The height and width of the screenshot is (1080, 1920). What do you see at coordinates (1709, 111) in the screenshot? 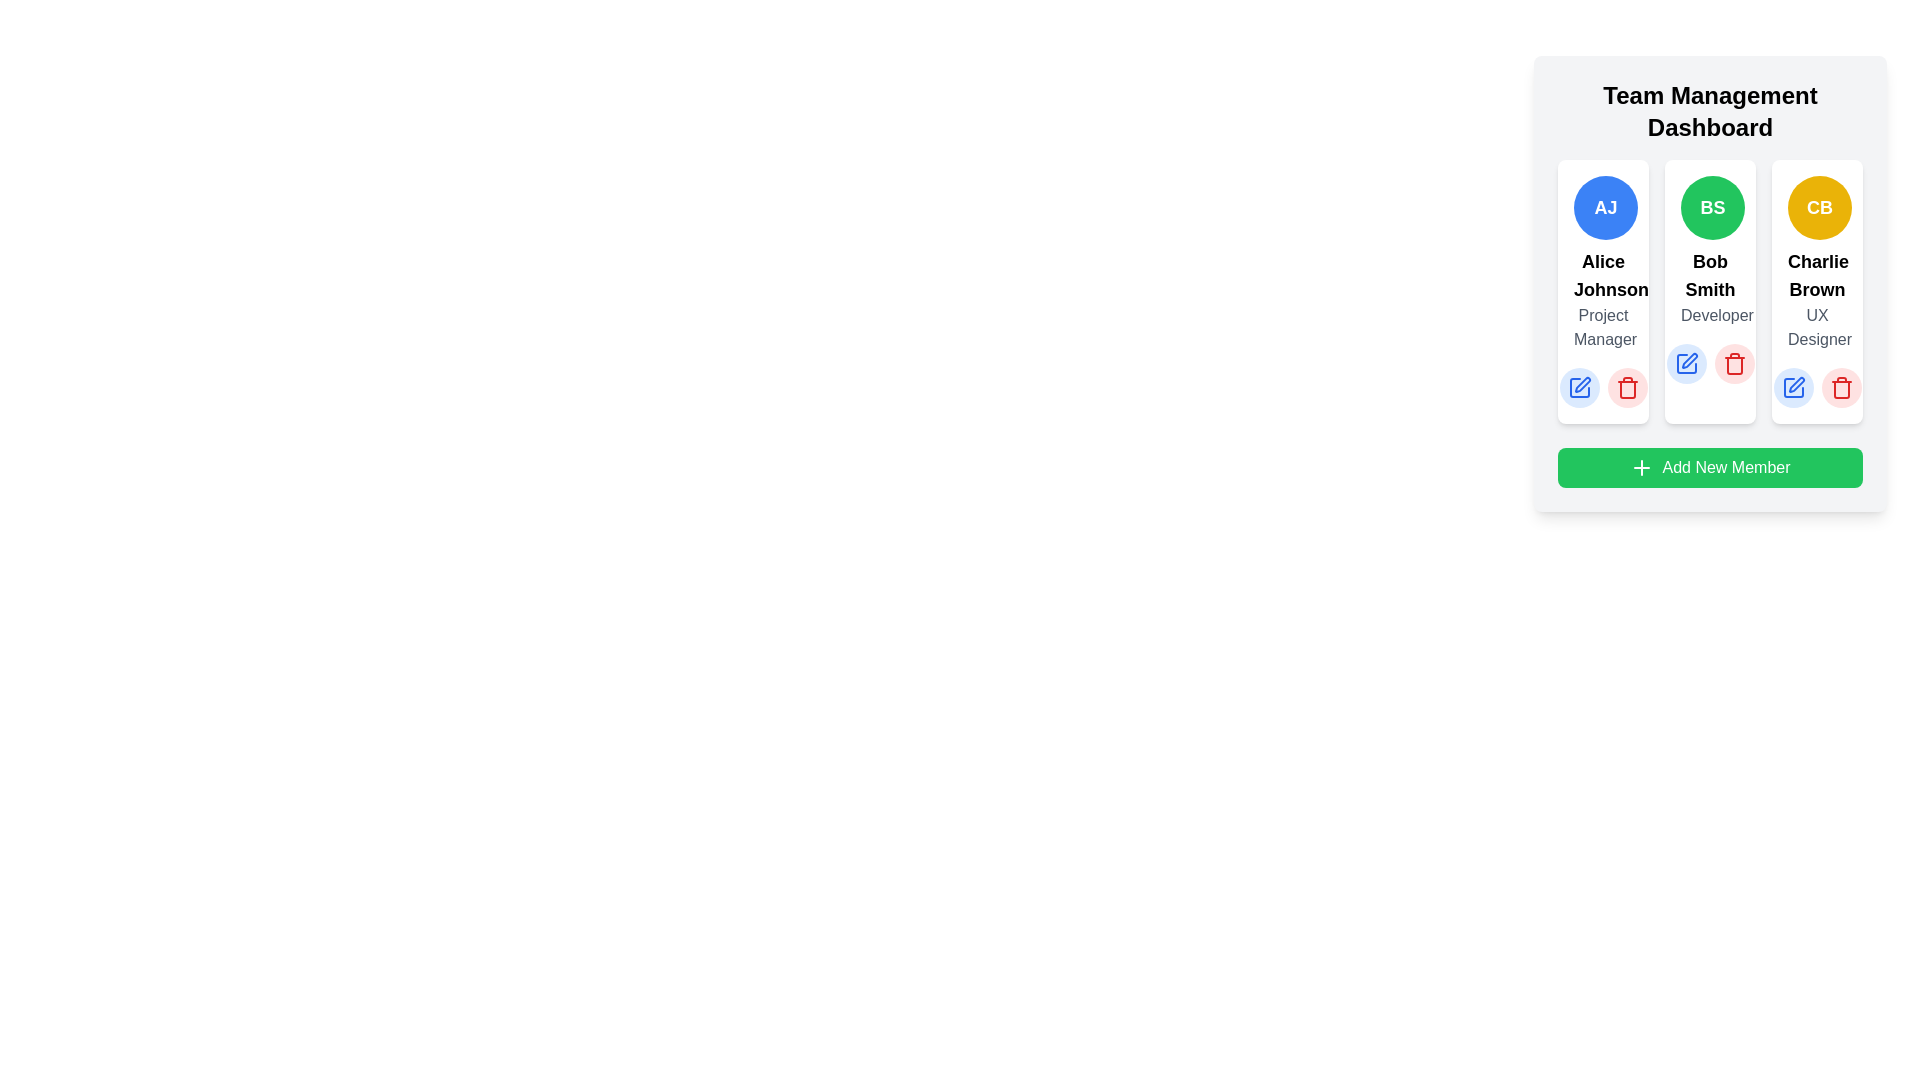
I see `the title text element at the top-center of the dashboard, which serves as the heading for the section` at bounding box center [1709, 111].